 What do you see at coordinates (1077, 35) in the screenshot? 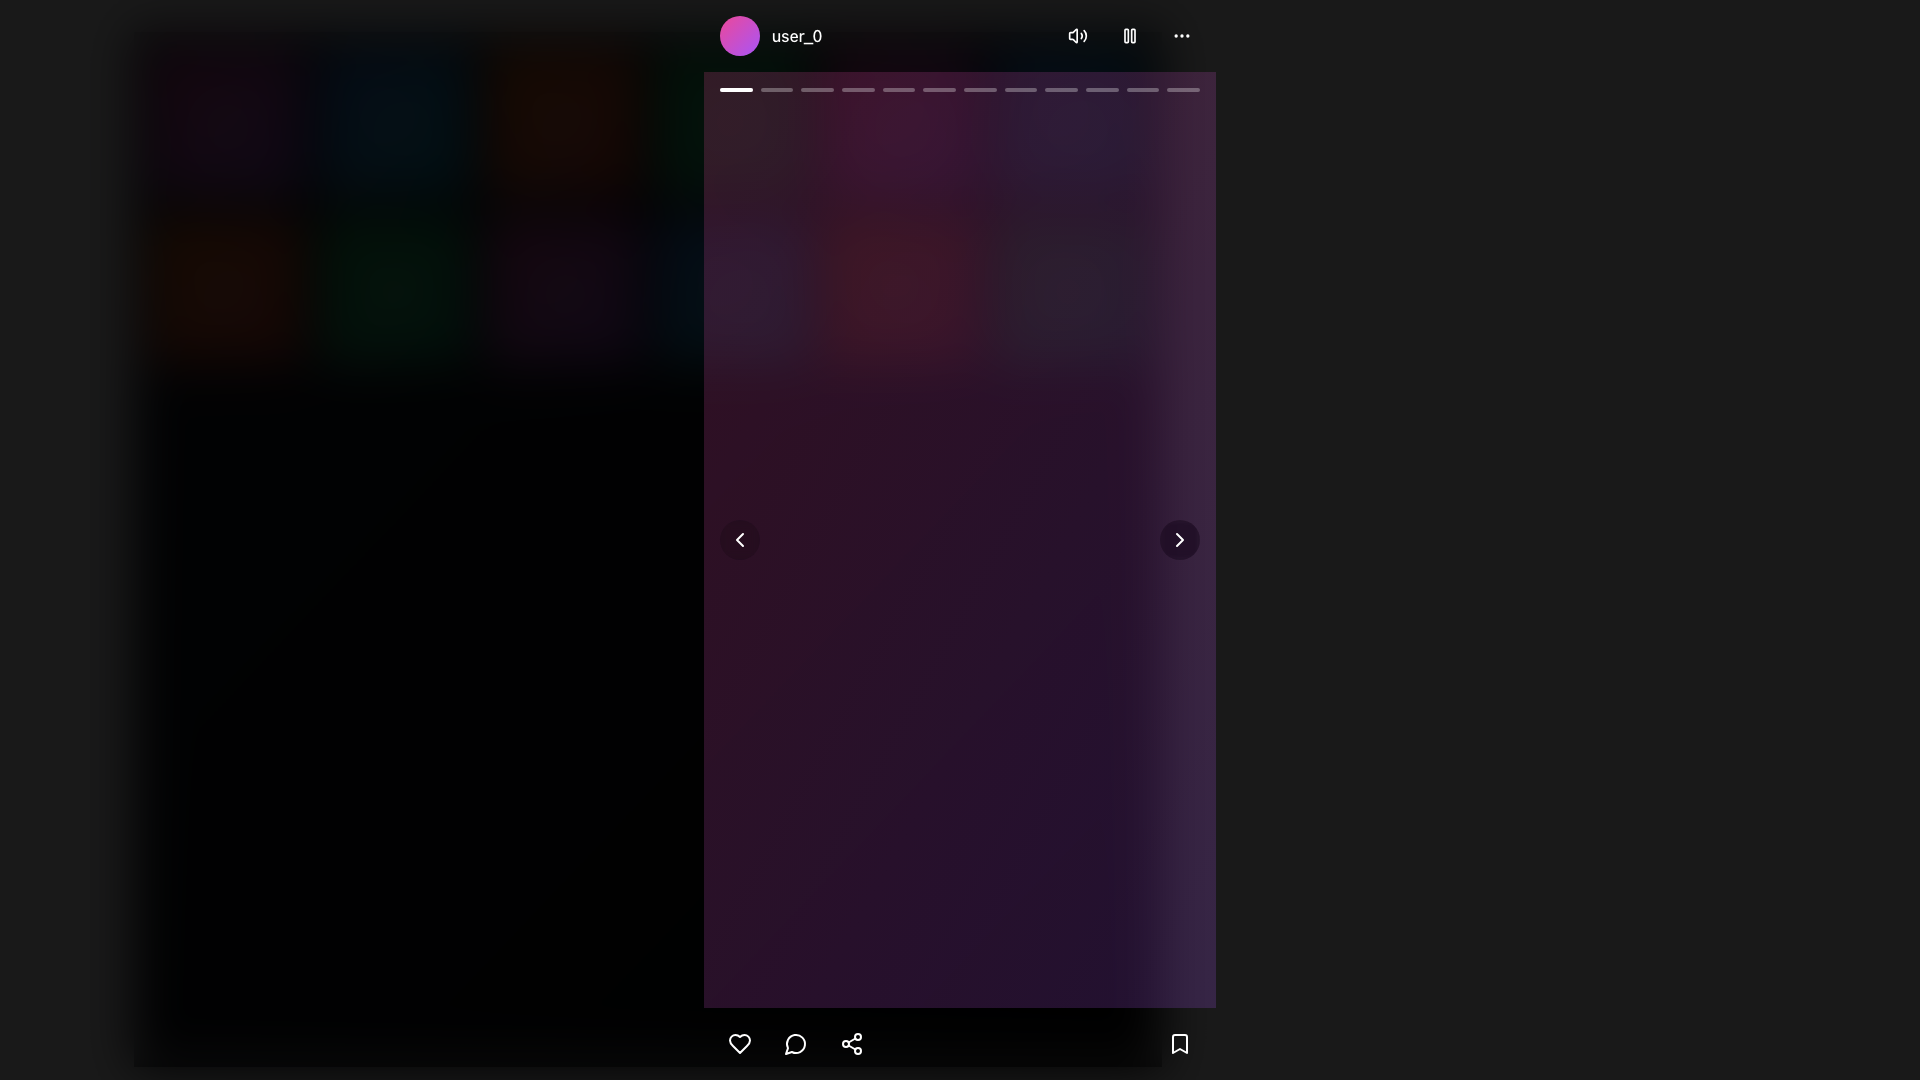
I see `the volume control button, which is an icon resembling a speaker with sound waves, located at the top-right corner of the interface` at bounding box center [1077, 35].